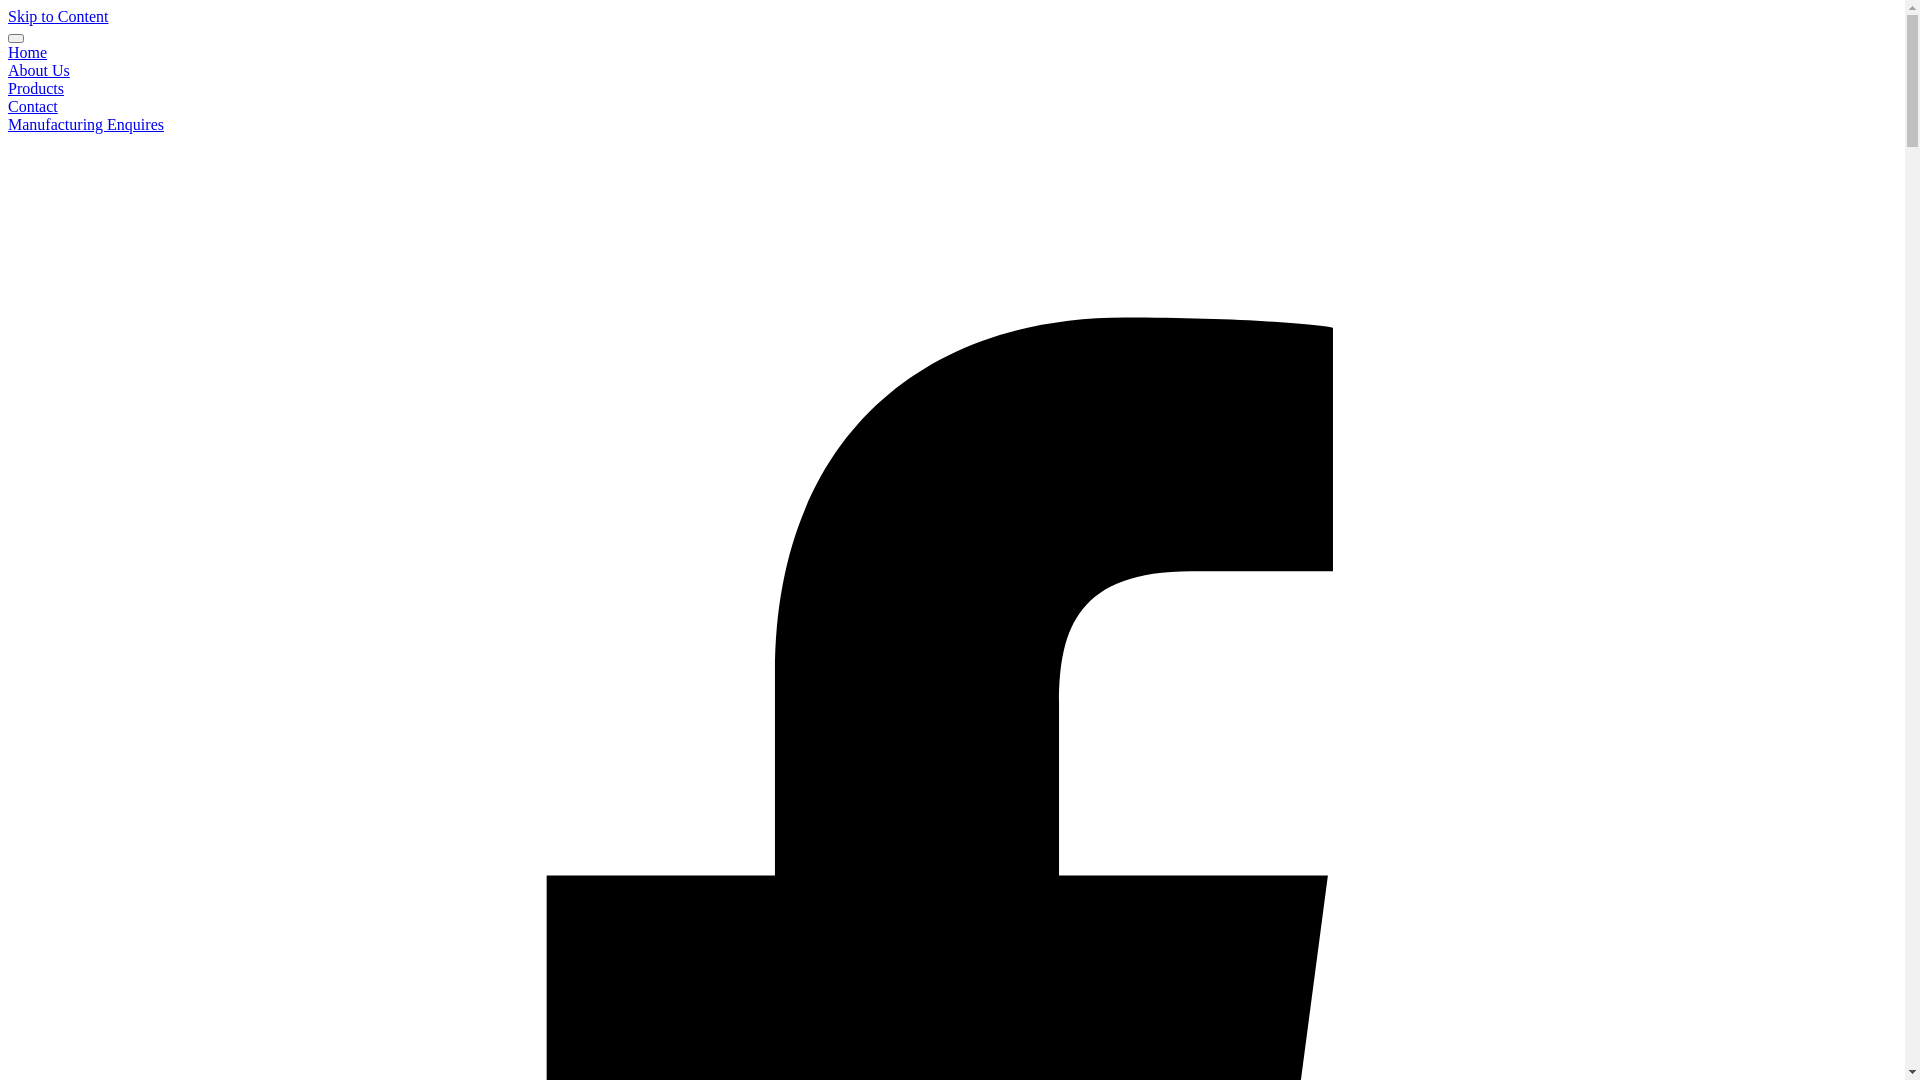 This screenshot has height=1080, width=1920. Describe the element at coordinates (8, 106) in the screenshot. I see `'Contact'` at that location.